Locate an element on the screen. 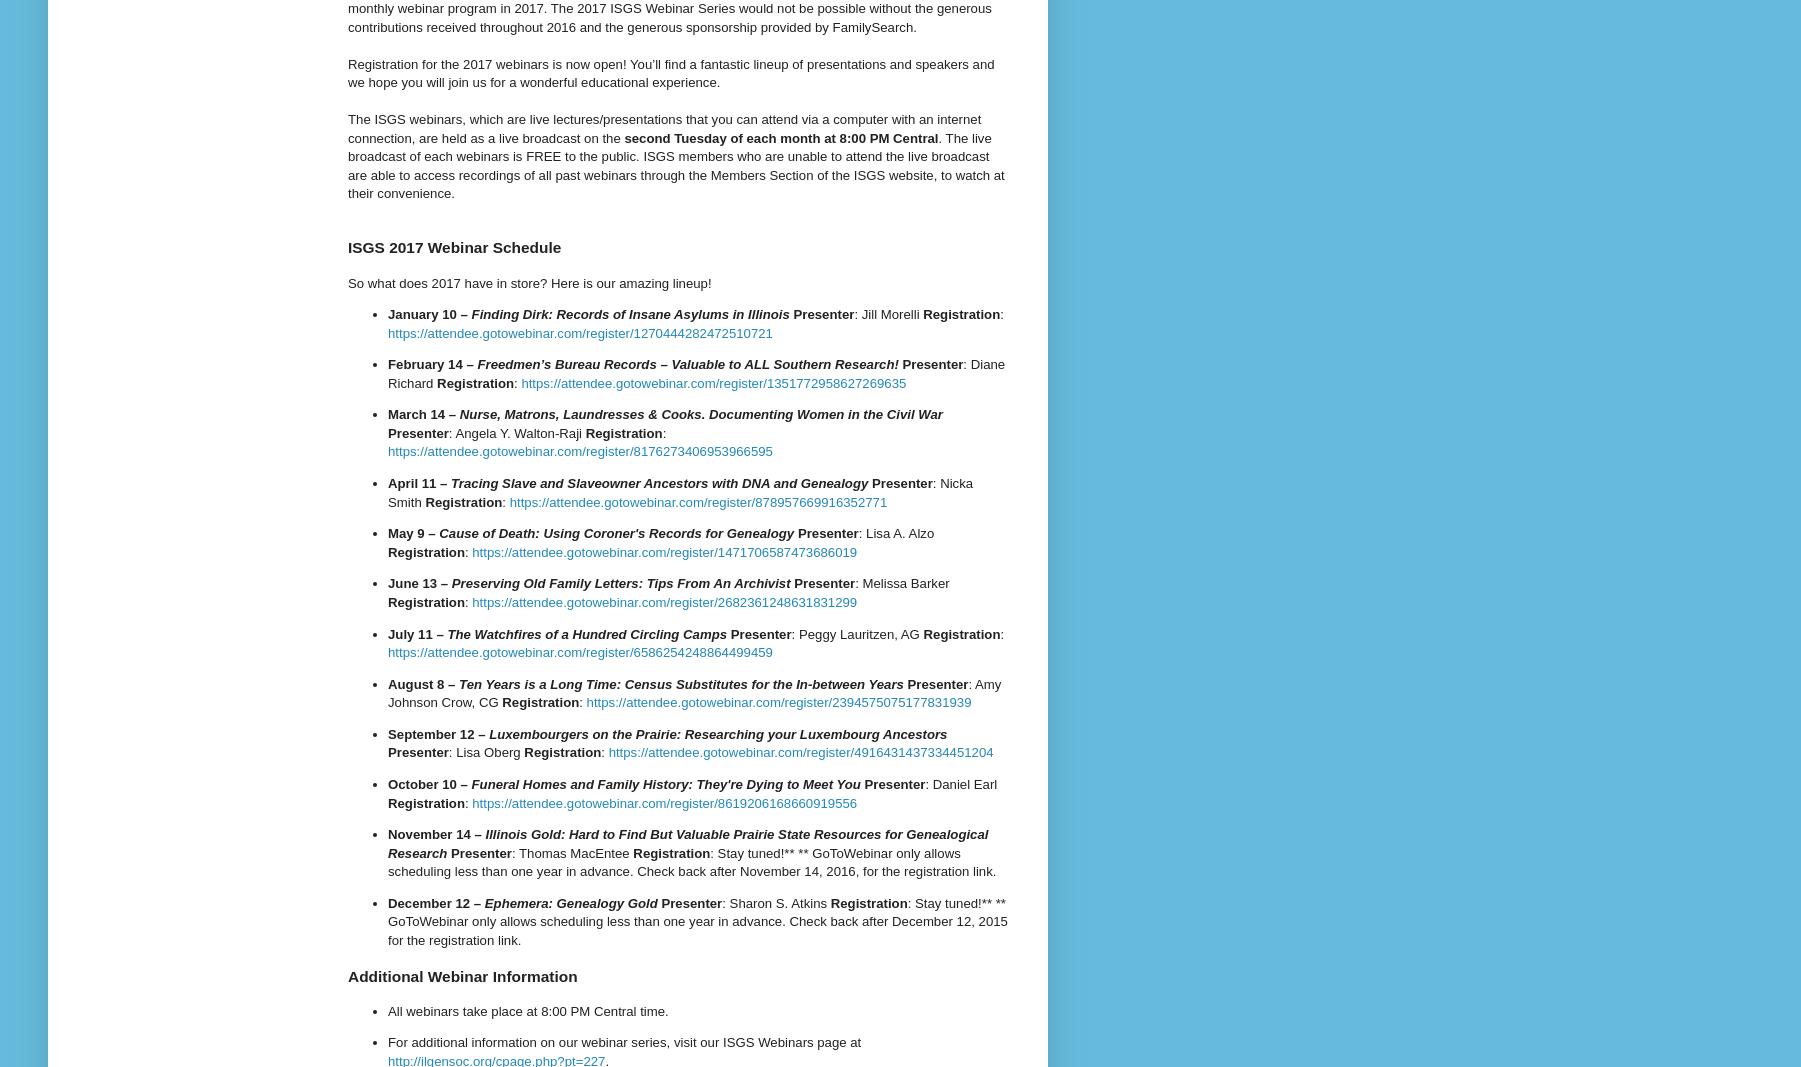 The height and width of the screenshot is (1067, 1801). 'July 11 –' is located at coordinates (416, 633).